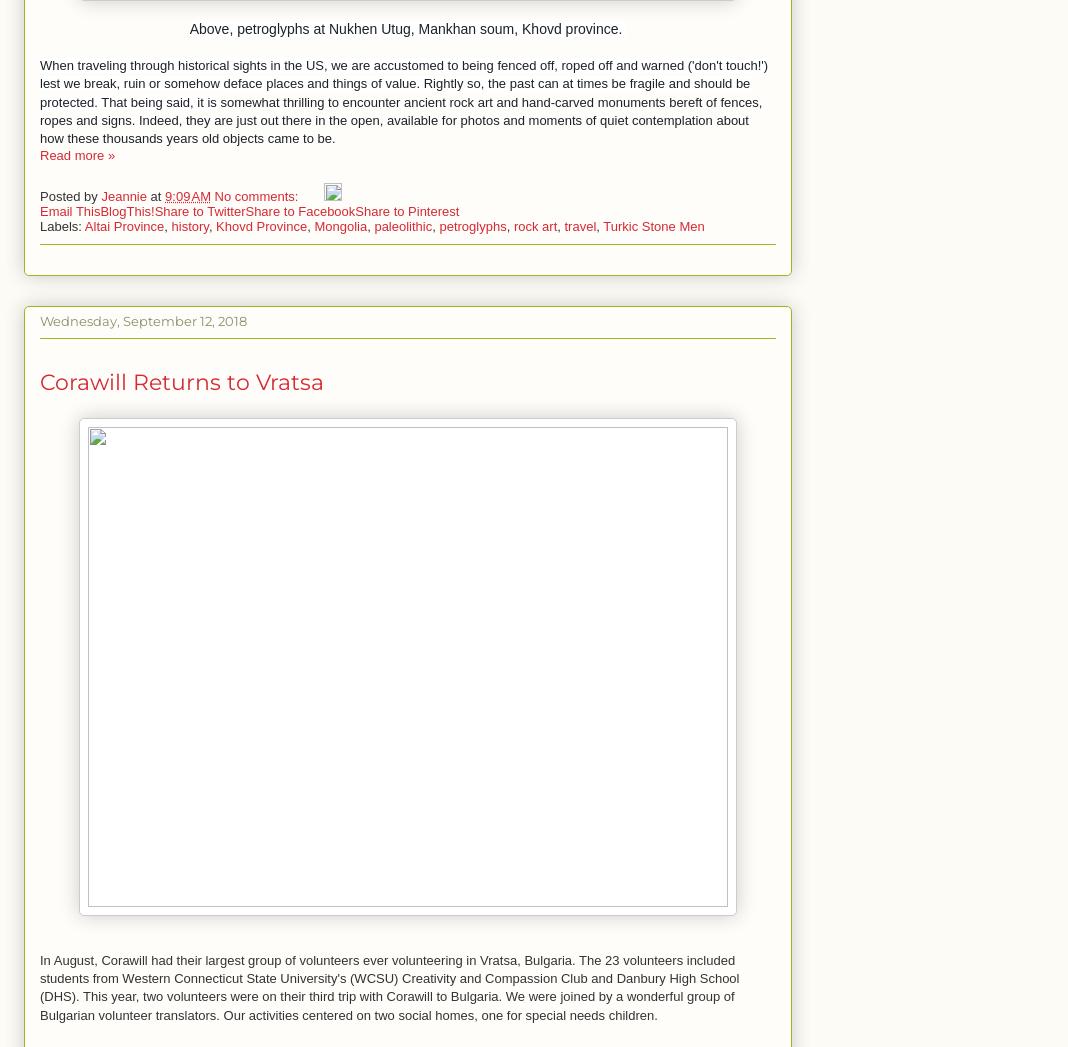 The image size is (1068, 1047). What do you see at coordinates (61, 224) in the screenshot?
I see `'Labels:'` at bounding box center [61, 224].